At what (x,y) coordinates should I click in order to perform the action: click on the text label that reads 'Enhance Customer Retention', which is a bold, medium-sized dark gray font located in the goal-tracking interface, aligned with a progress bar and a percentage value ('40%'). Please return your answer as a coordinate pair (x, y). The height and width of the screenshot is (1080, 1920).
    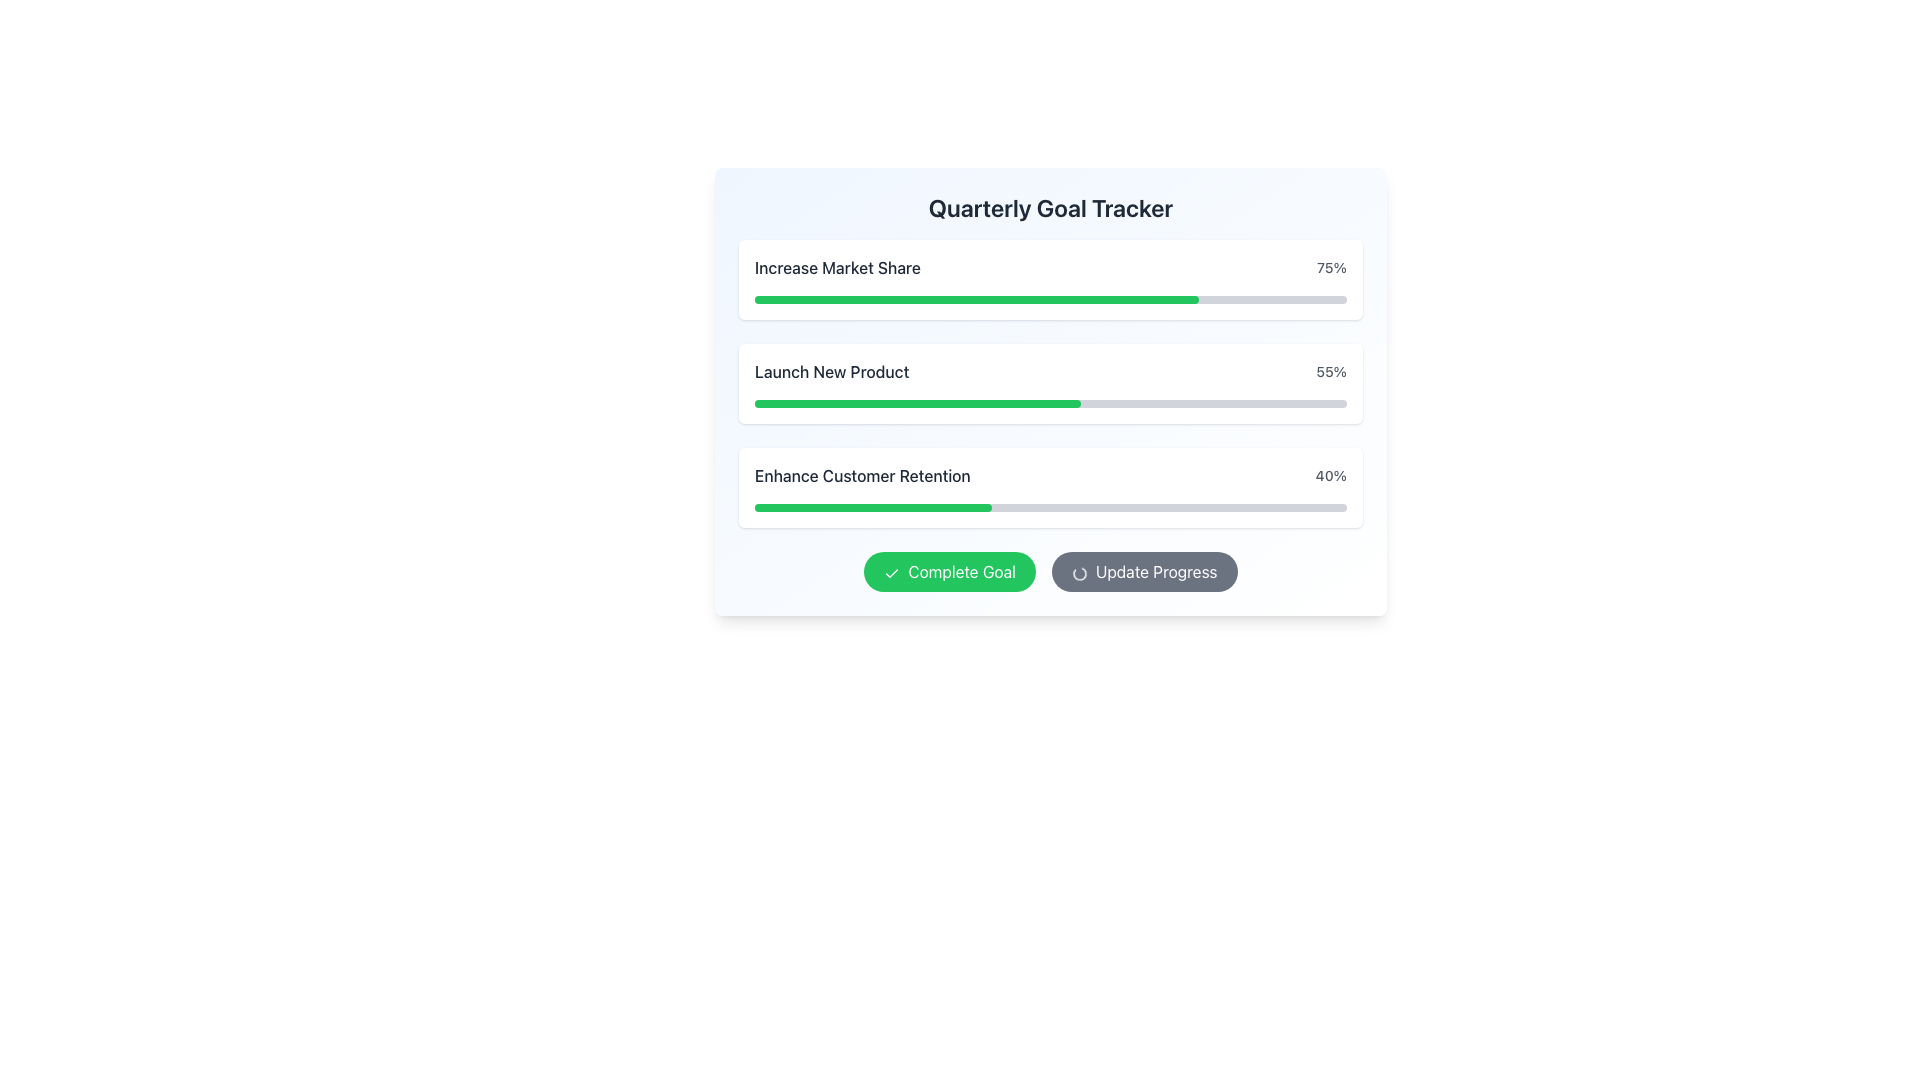
    Looking at the image, I should click on (862, 475).